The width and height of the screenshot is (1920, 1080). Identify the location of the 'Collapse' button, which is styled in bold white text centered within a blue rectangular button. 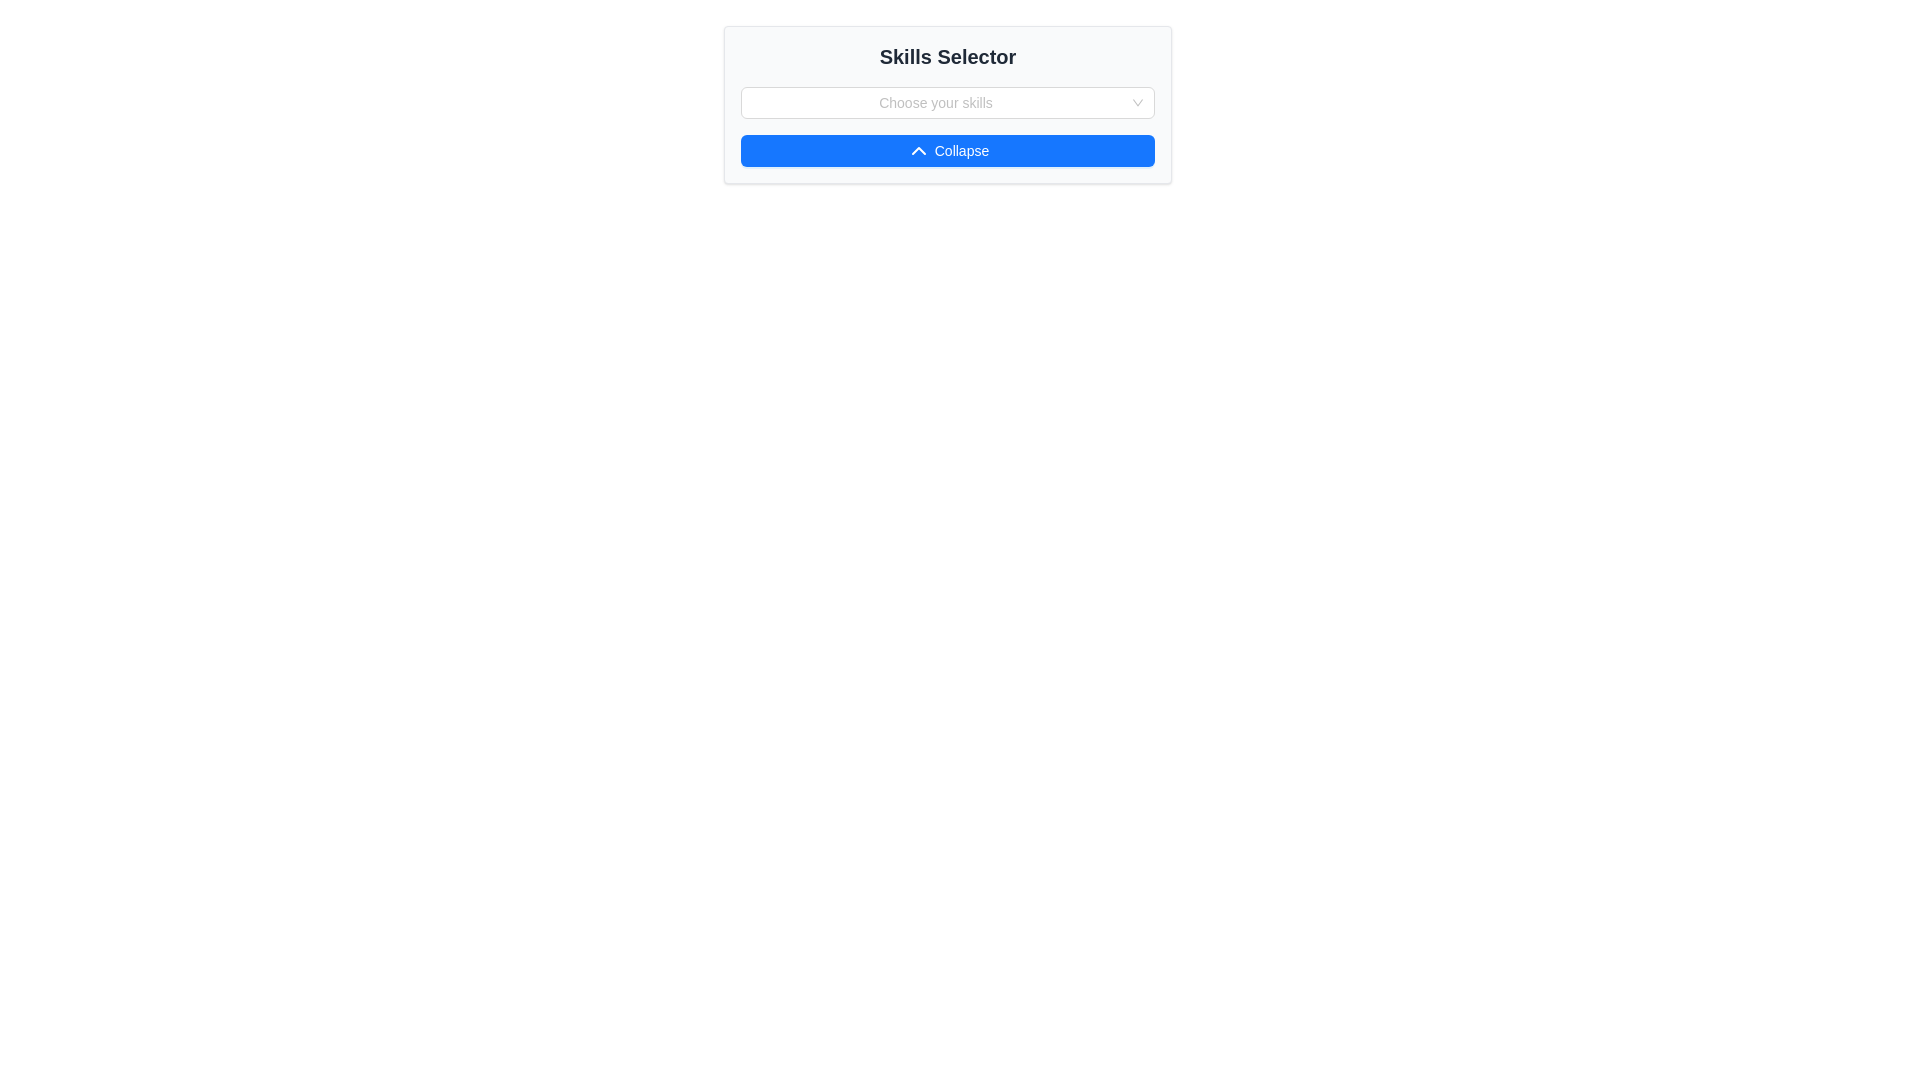
(961, 149).